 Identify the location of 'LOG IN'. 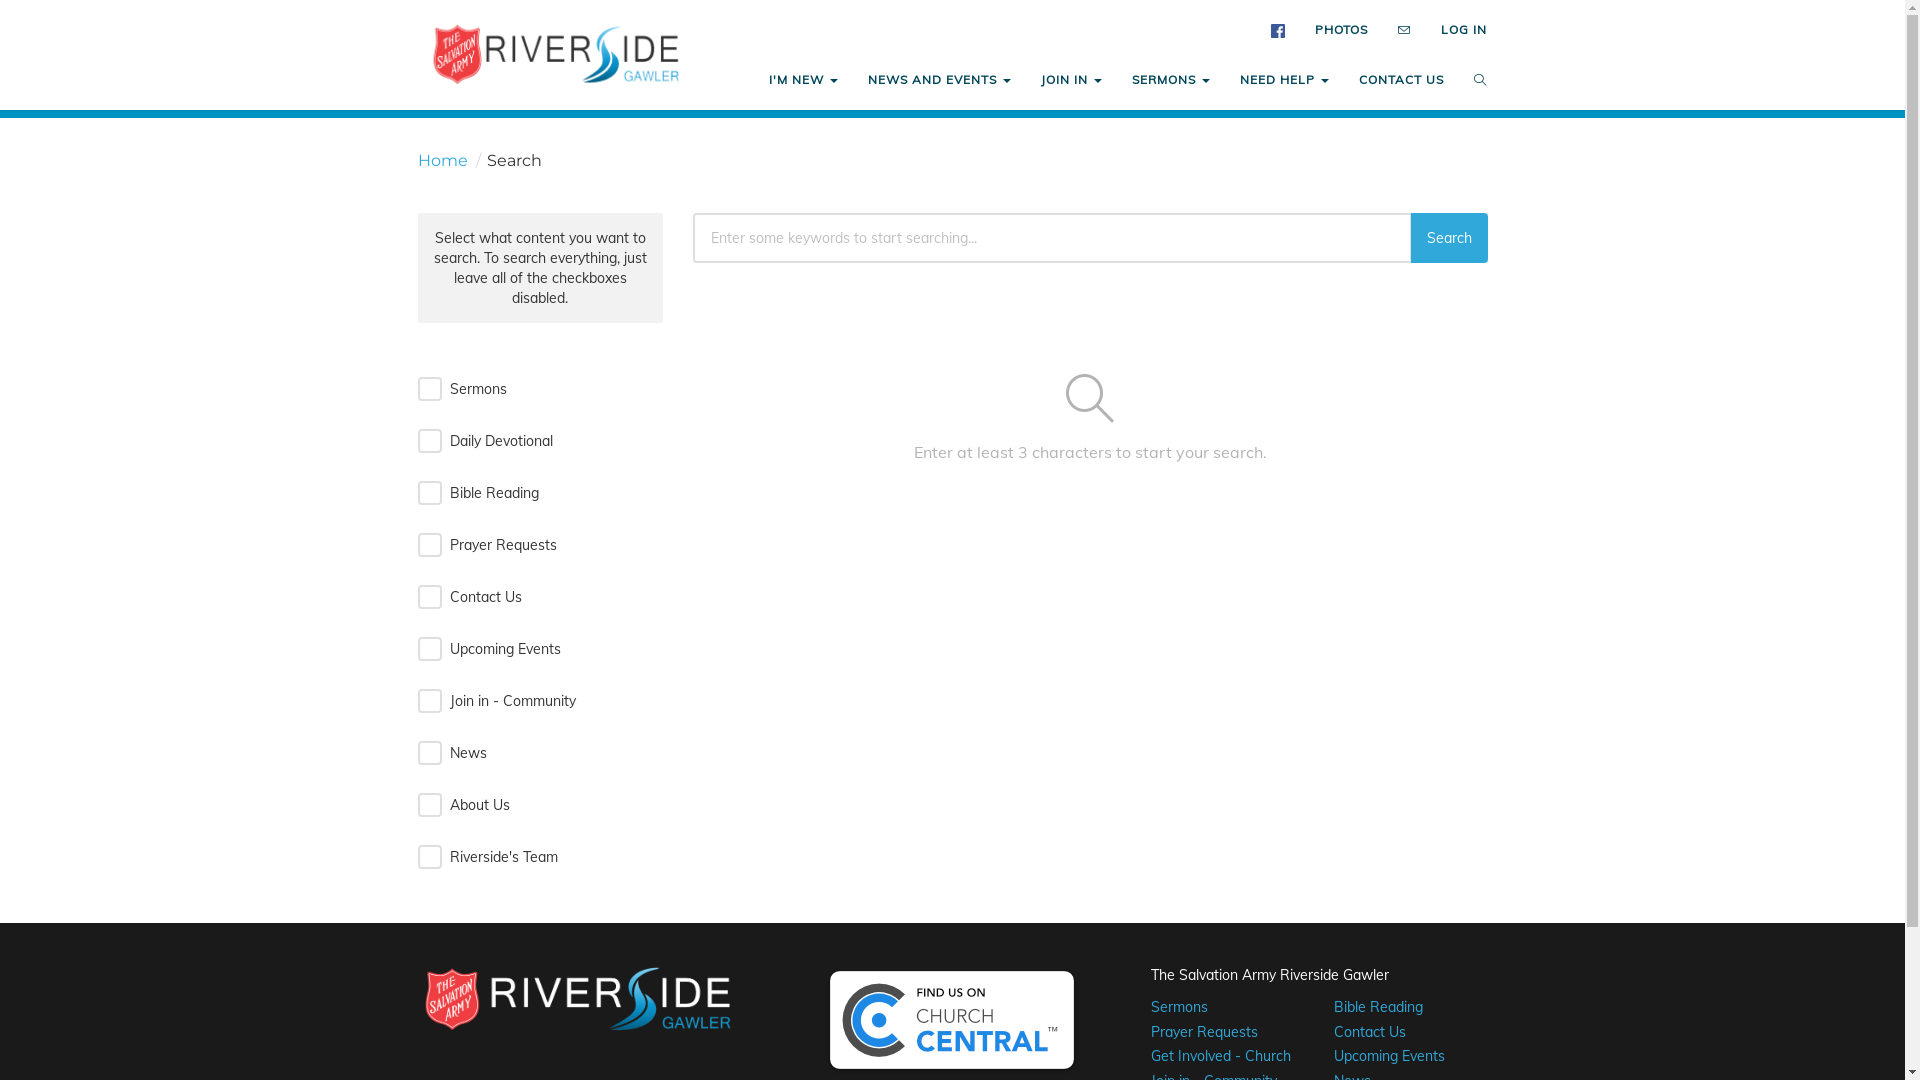
(1424, 30).